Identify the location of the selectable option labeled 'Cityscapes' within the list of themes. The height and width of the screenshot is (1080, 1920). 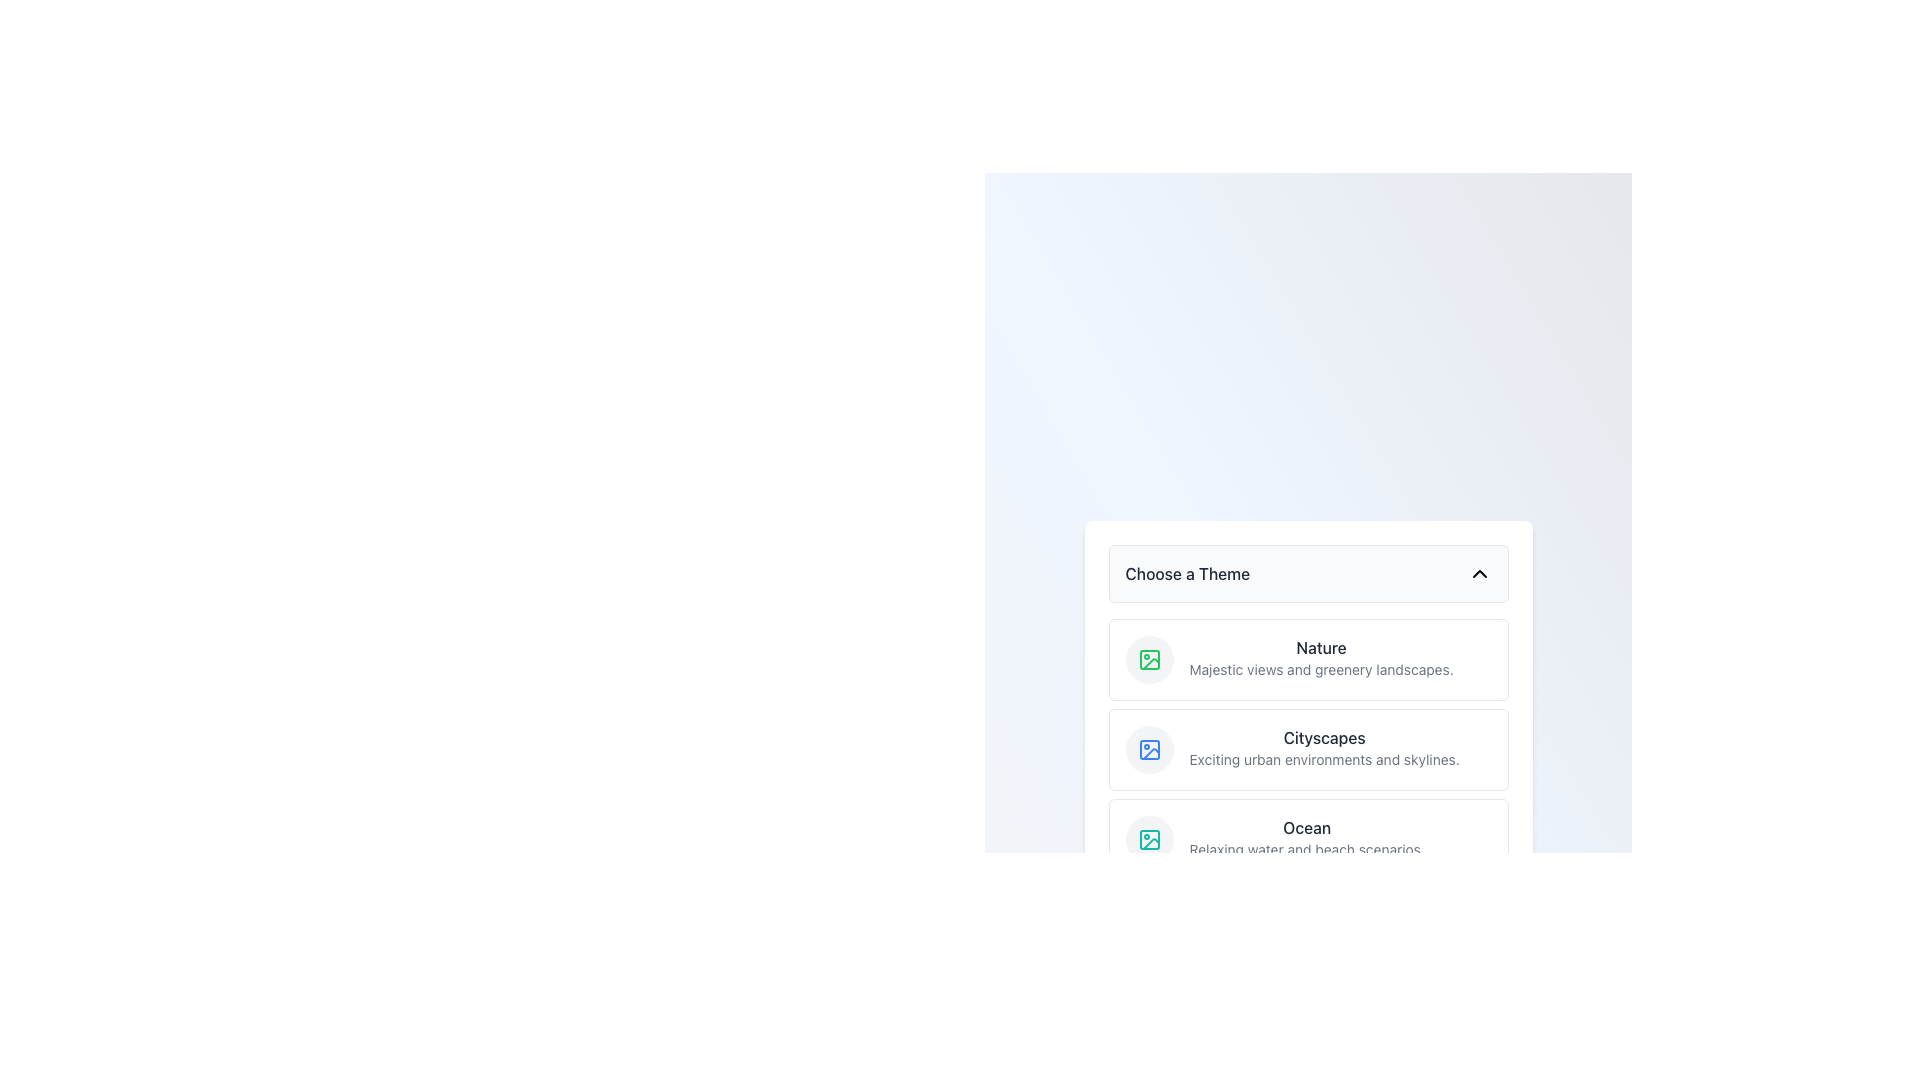
(1308, 749).